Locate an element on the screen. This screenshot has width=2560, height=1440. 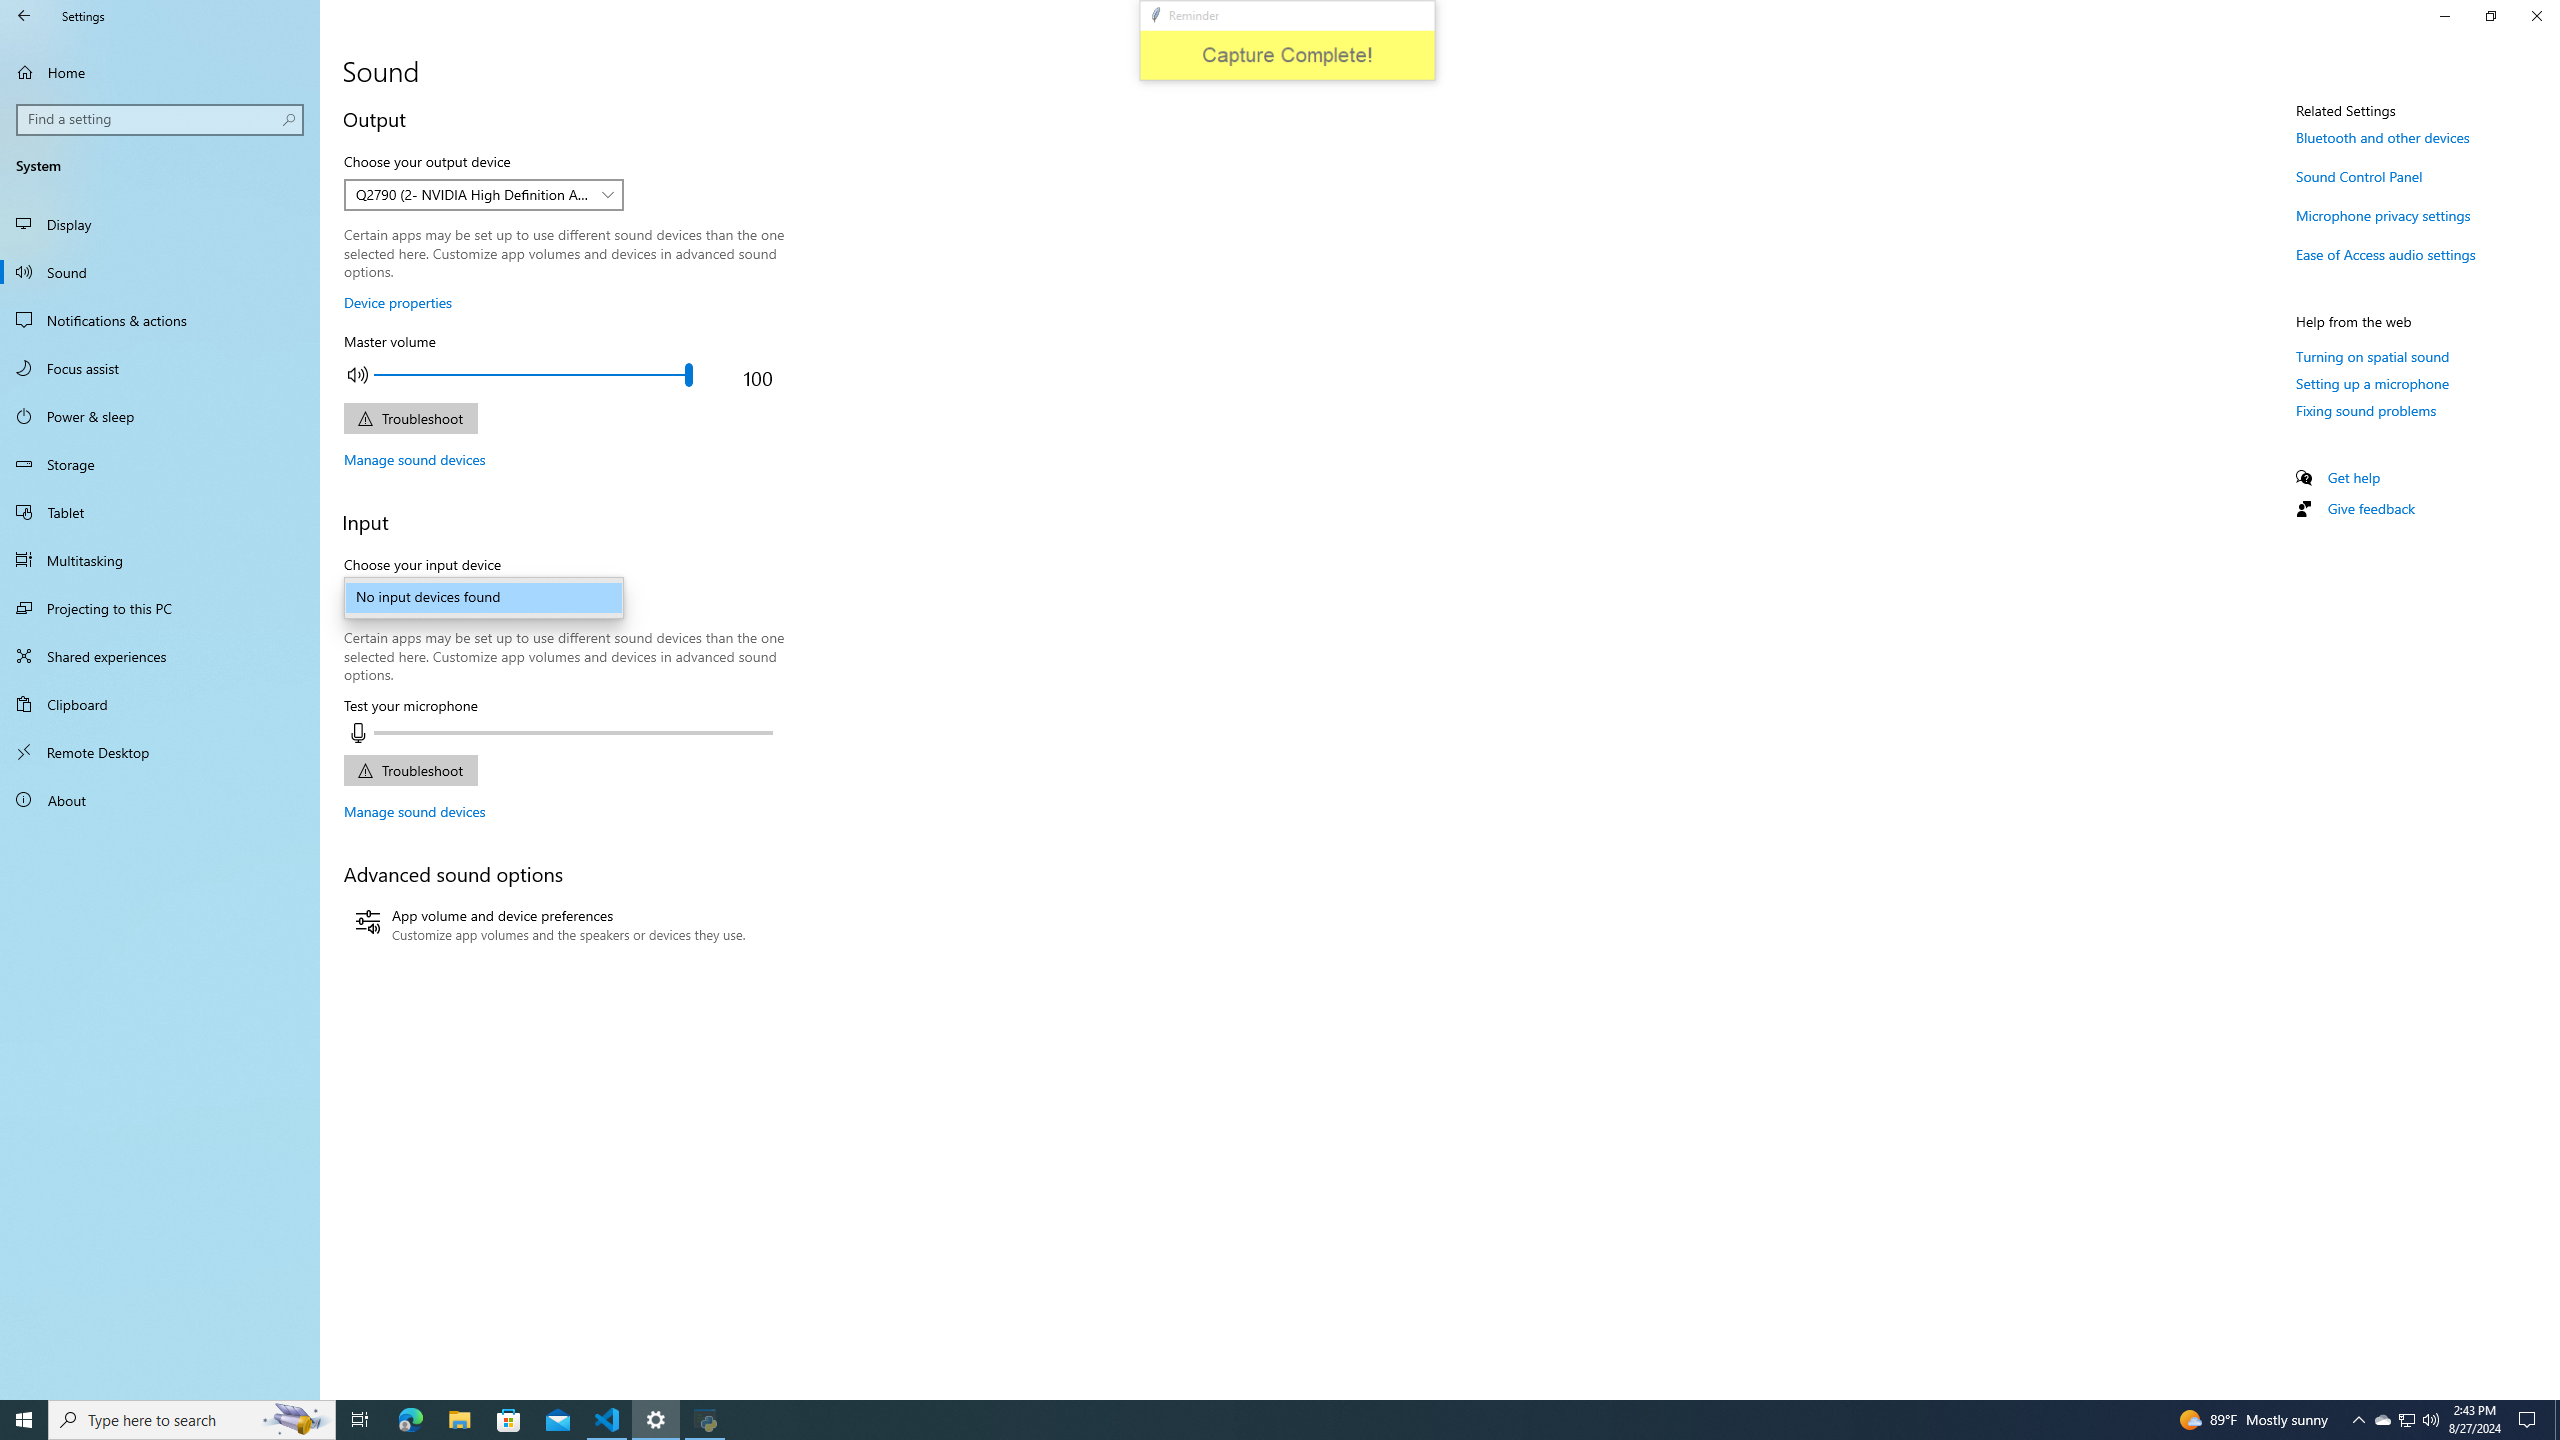
'Fixing sound problems' is located at coordinates (2365, 409).